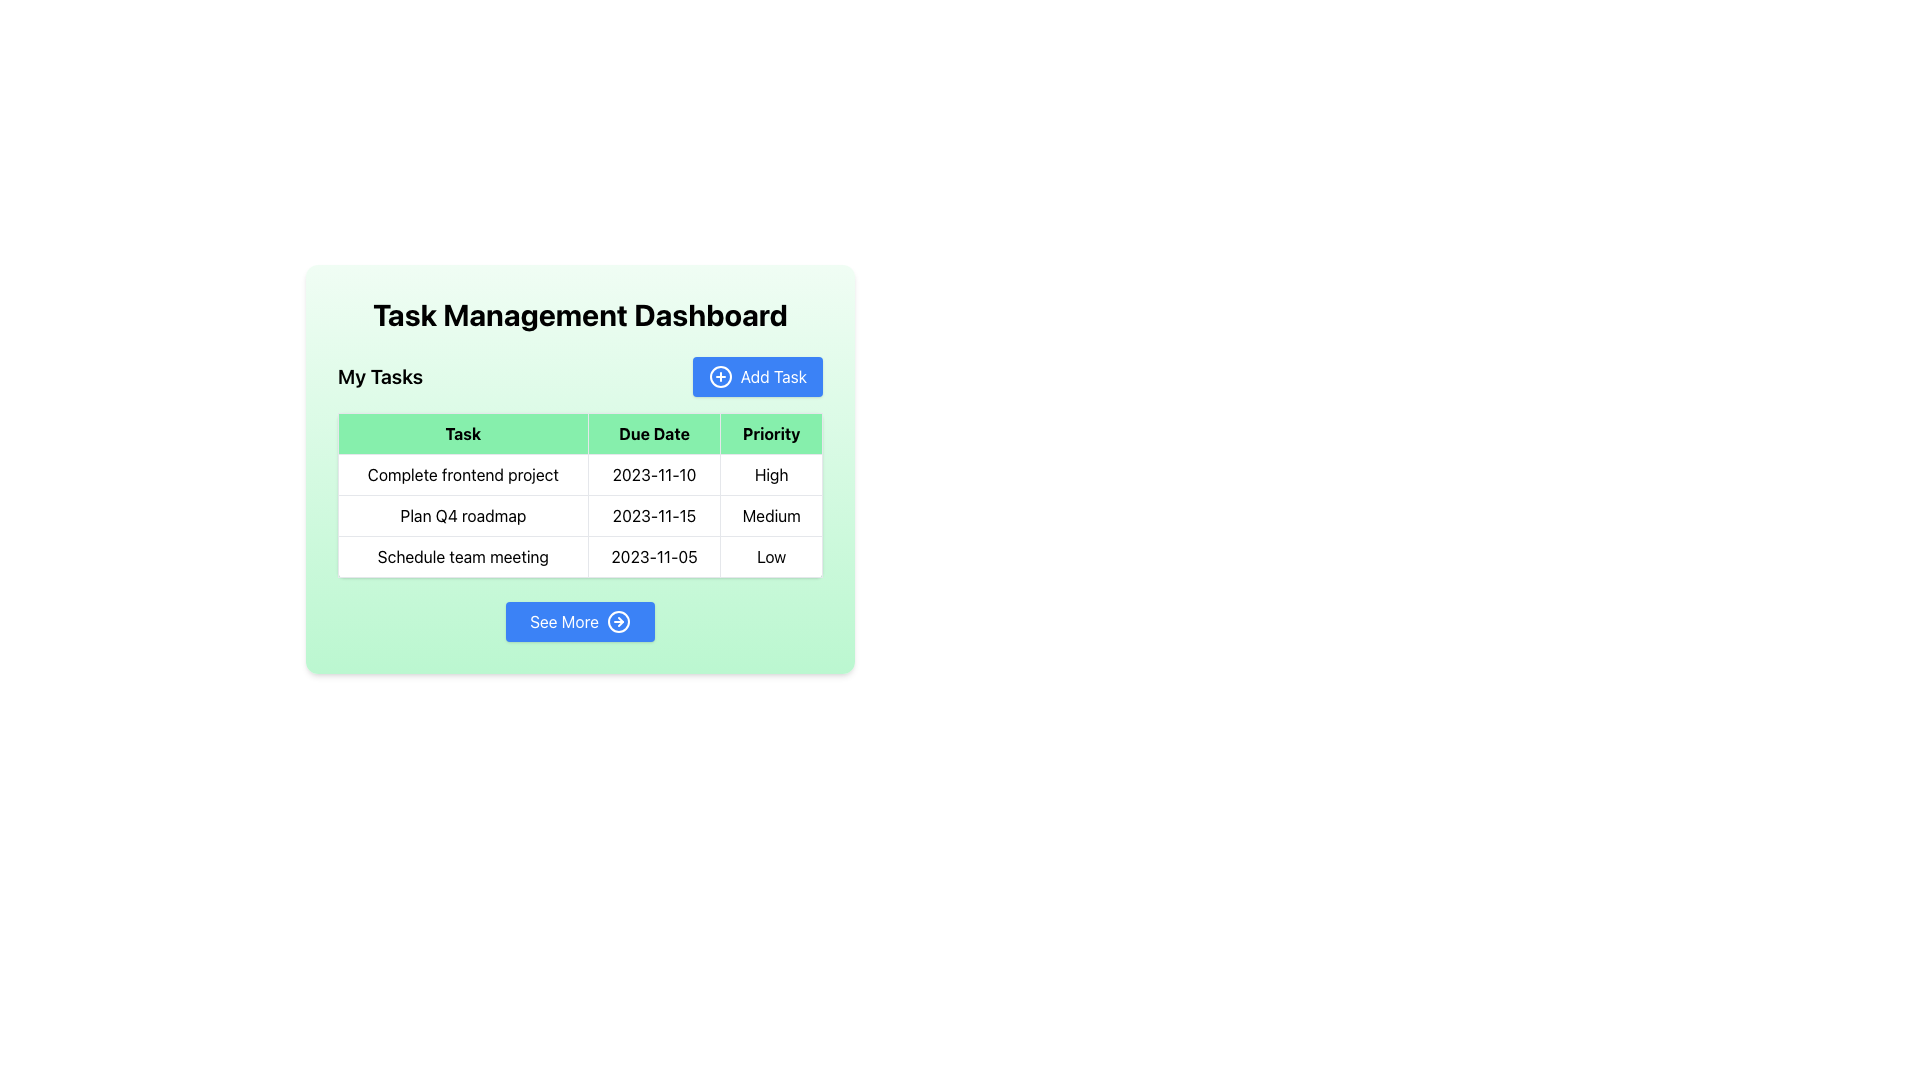 This screenshot has width=1920, height=1080. Describe the element at coordinates (579, 495) in the screenshot. I see `the task management table located in the 'My Tasks' section to emphasize the rows` at that location.